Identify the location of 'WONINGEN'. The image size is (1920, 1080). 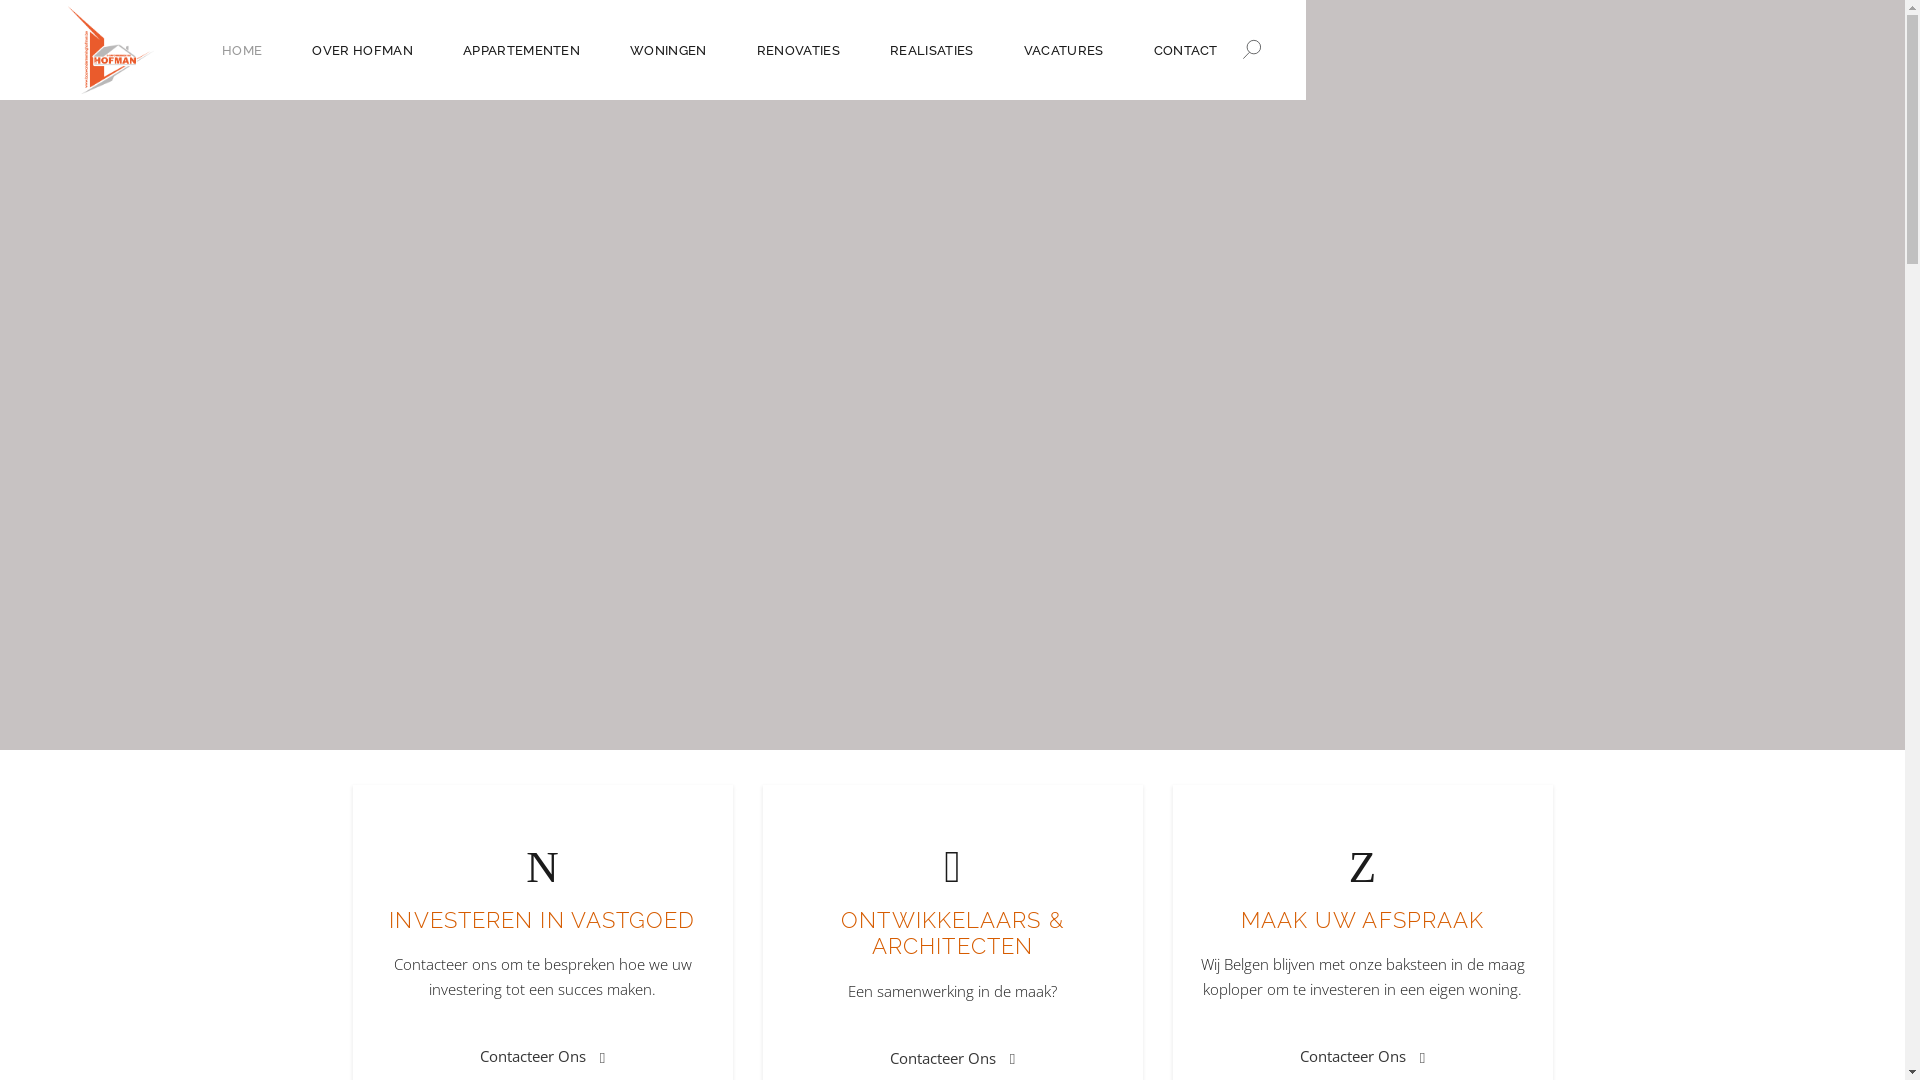
(668, 48).